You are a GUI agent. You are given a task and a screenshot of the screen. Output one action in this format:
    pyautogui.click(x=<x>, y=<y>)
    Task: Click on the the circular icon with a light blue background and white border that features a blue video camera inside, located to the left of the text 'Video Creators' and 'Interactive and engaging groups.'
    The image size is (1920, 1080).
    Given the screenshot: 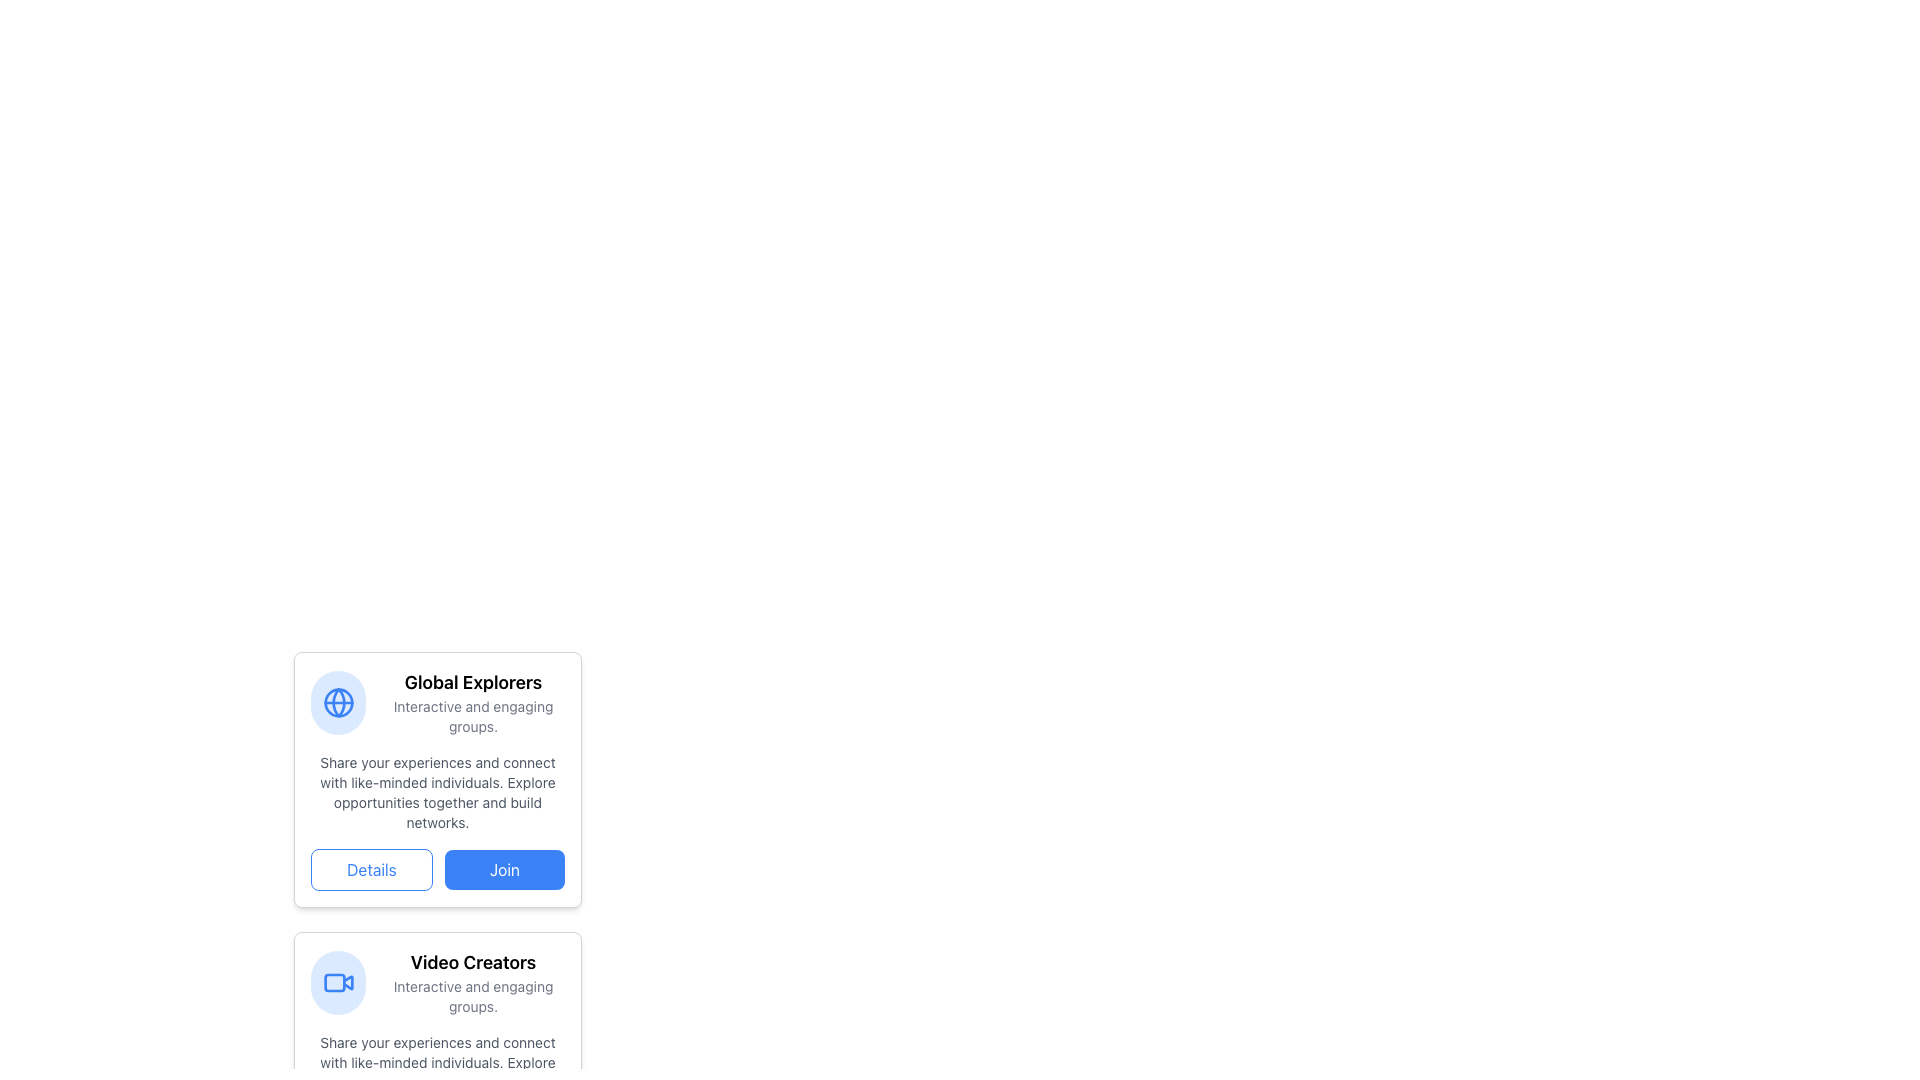 What is the action you would take?
    pyautogui.click(x=338, y=982)
    